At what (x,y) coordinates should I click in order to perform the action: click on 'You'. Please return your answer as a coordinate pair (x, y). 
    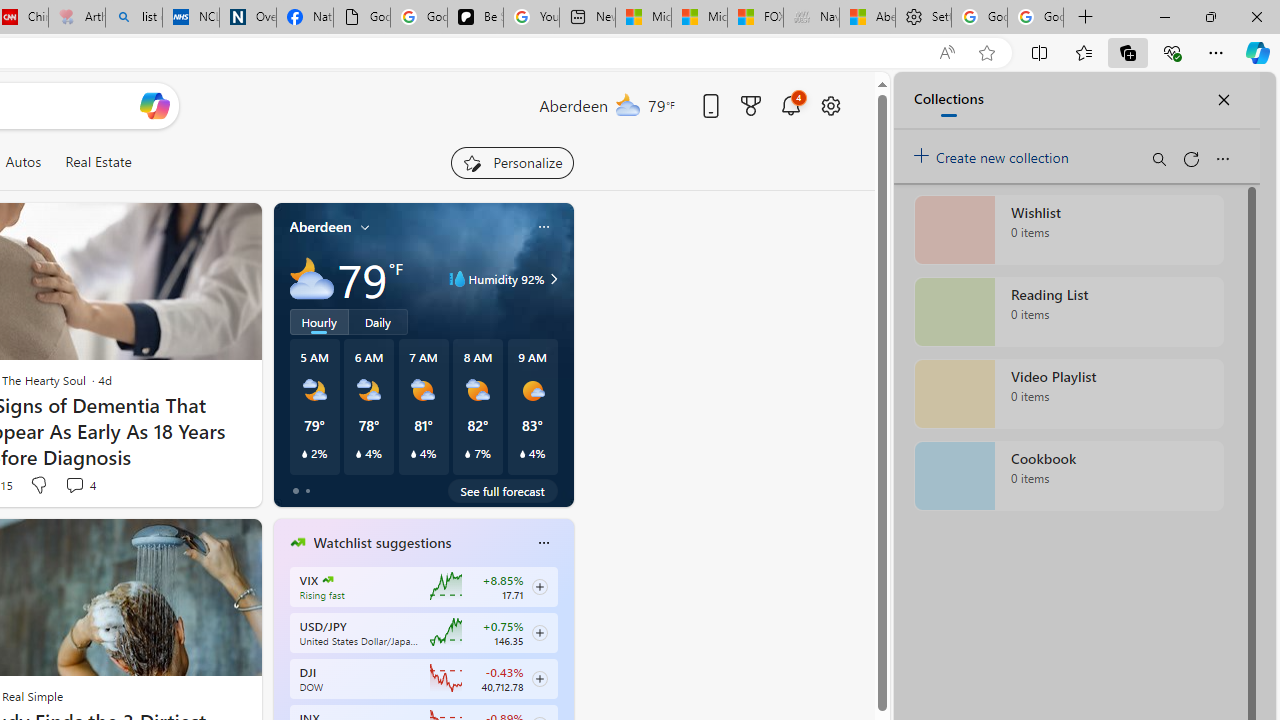
    Looking at the image, I should click on (197, 491).